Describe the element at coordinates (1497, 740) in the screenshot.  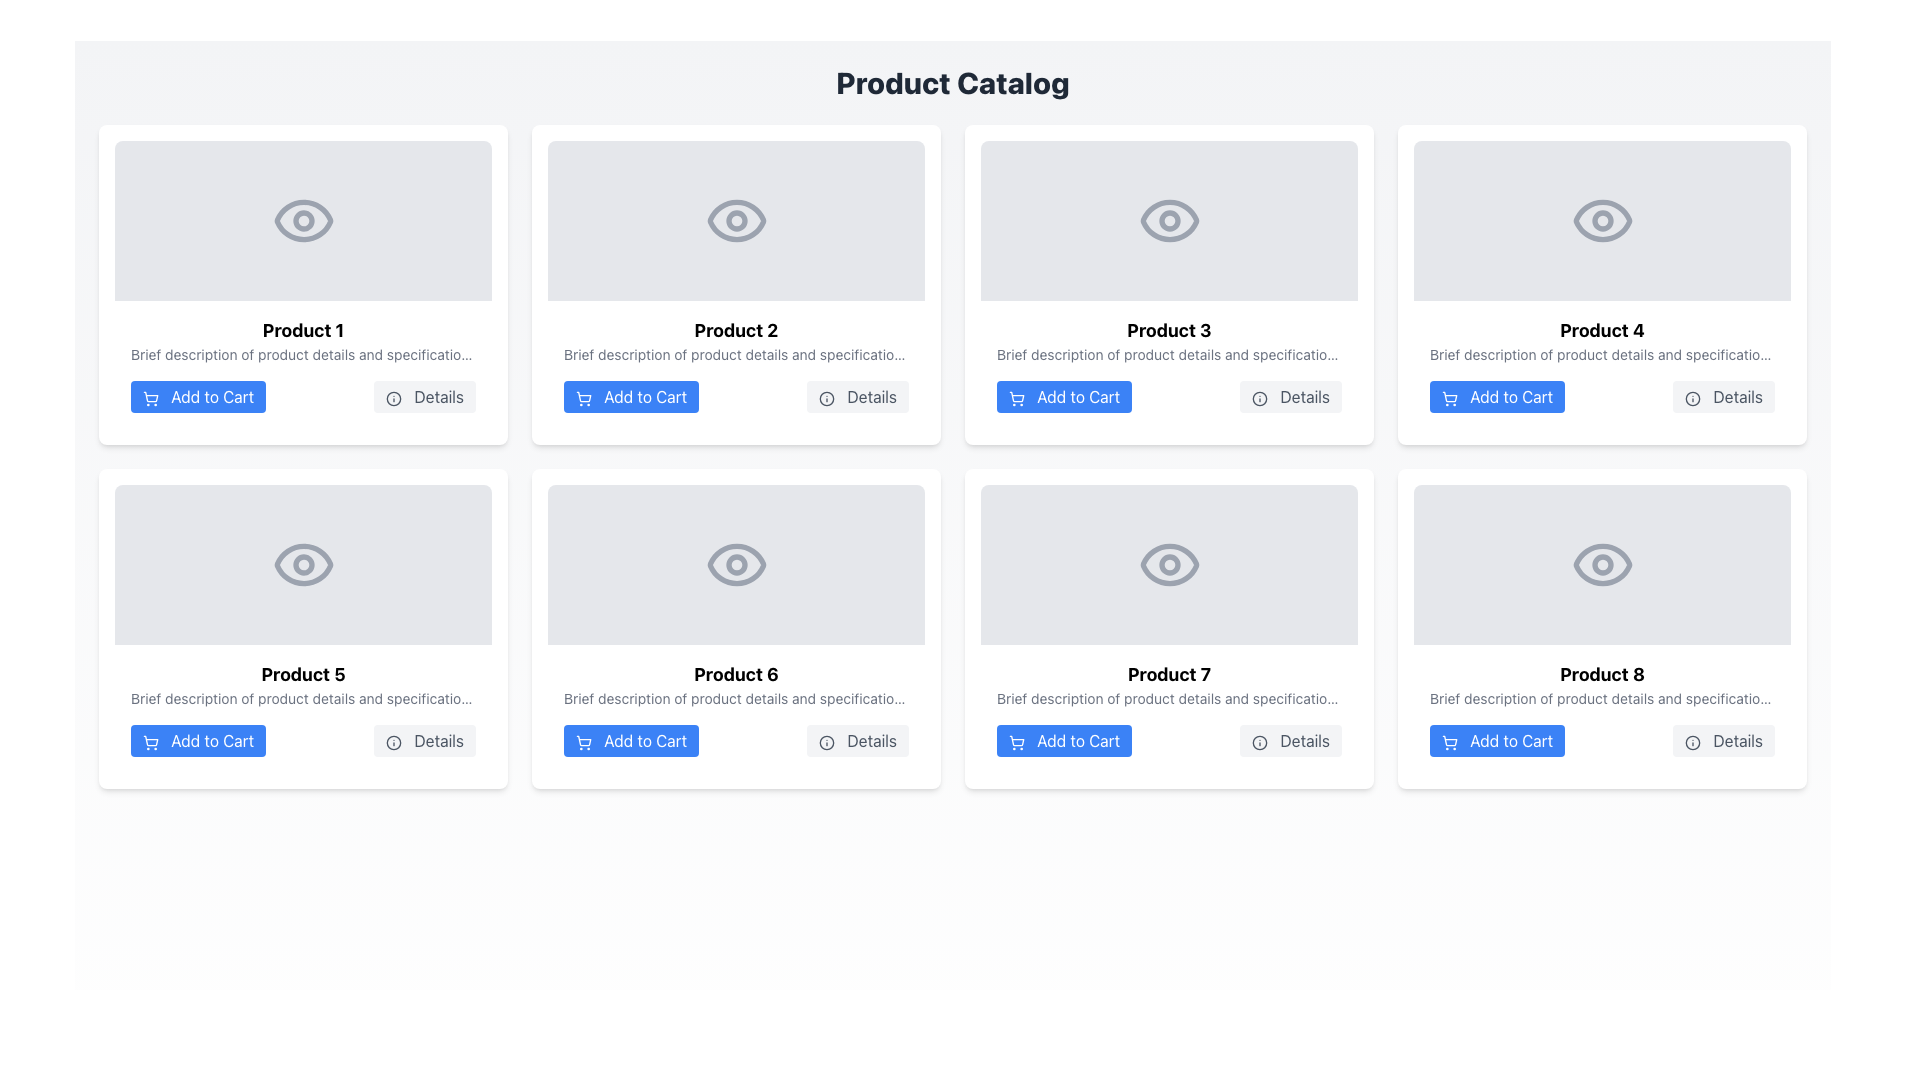
I see `the 'Add to Cart' button located in the bottom right corner of the card for 'Product 8'` at that location.